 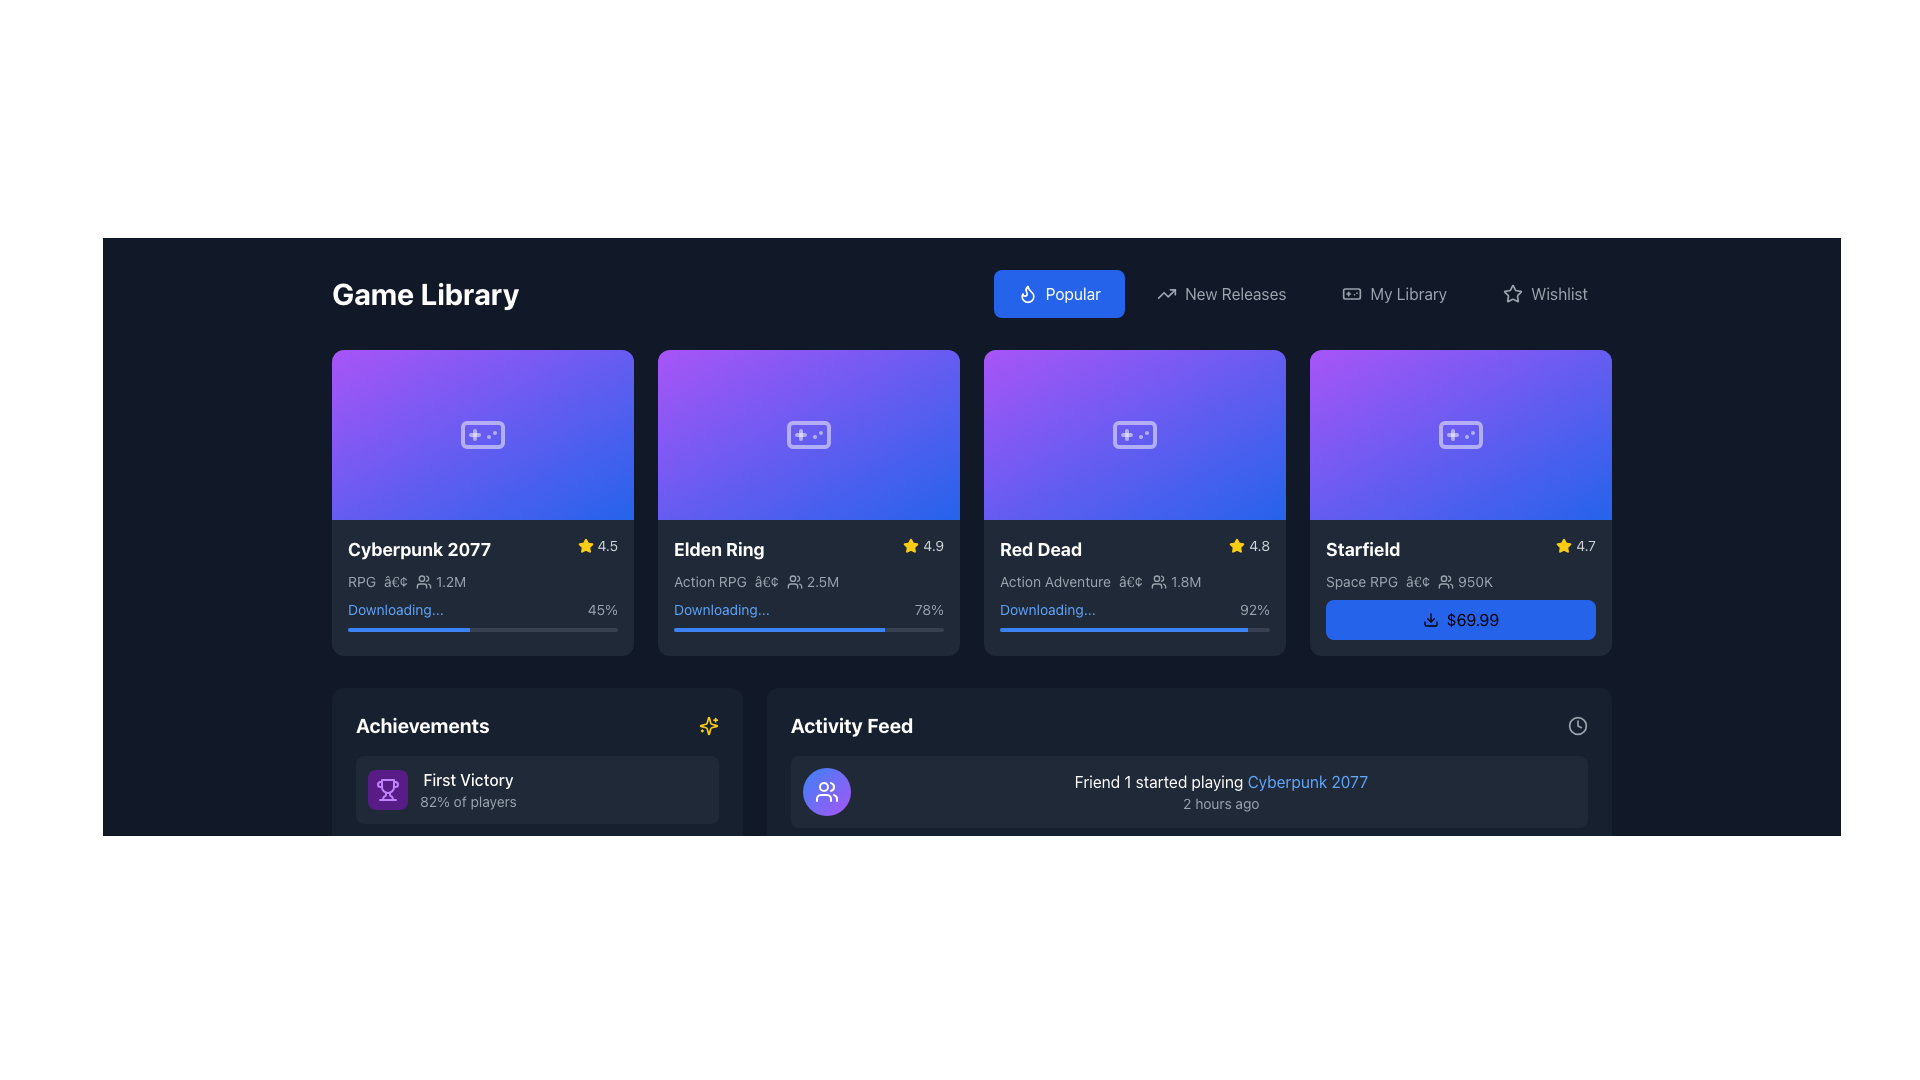 I want to click on text display element that reads 'Action RPG • 2.5M' located below the game's rating and title for the game 'Elden Ring', so click(x=809, y=581).